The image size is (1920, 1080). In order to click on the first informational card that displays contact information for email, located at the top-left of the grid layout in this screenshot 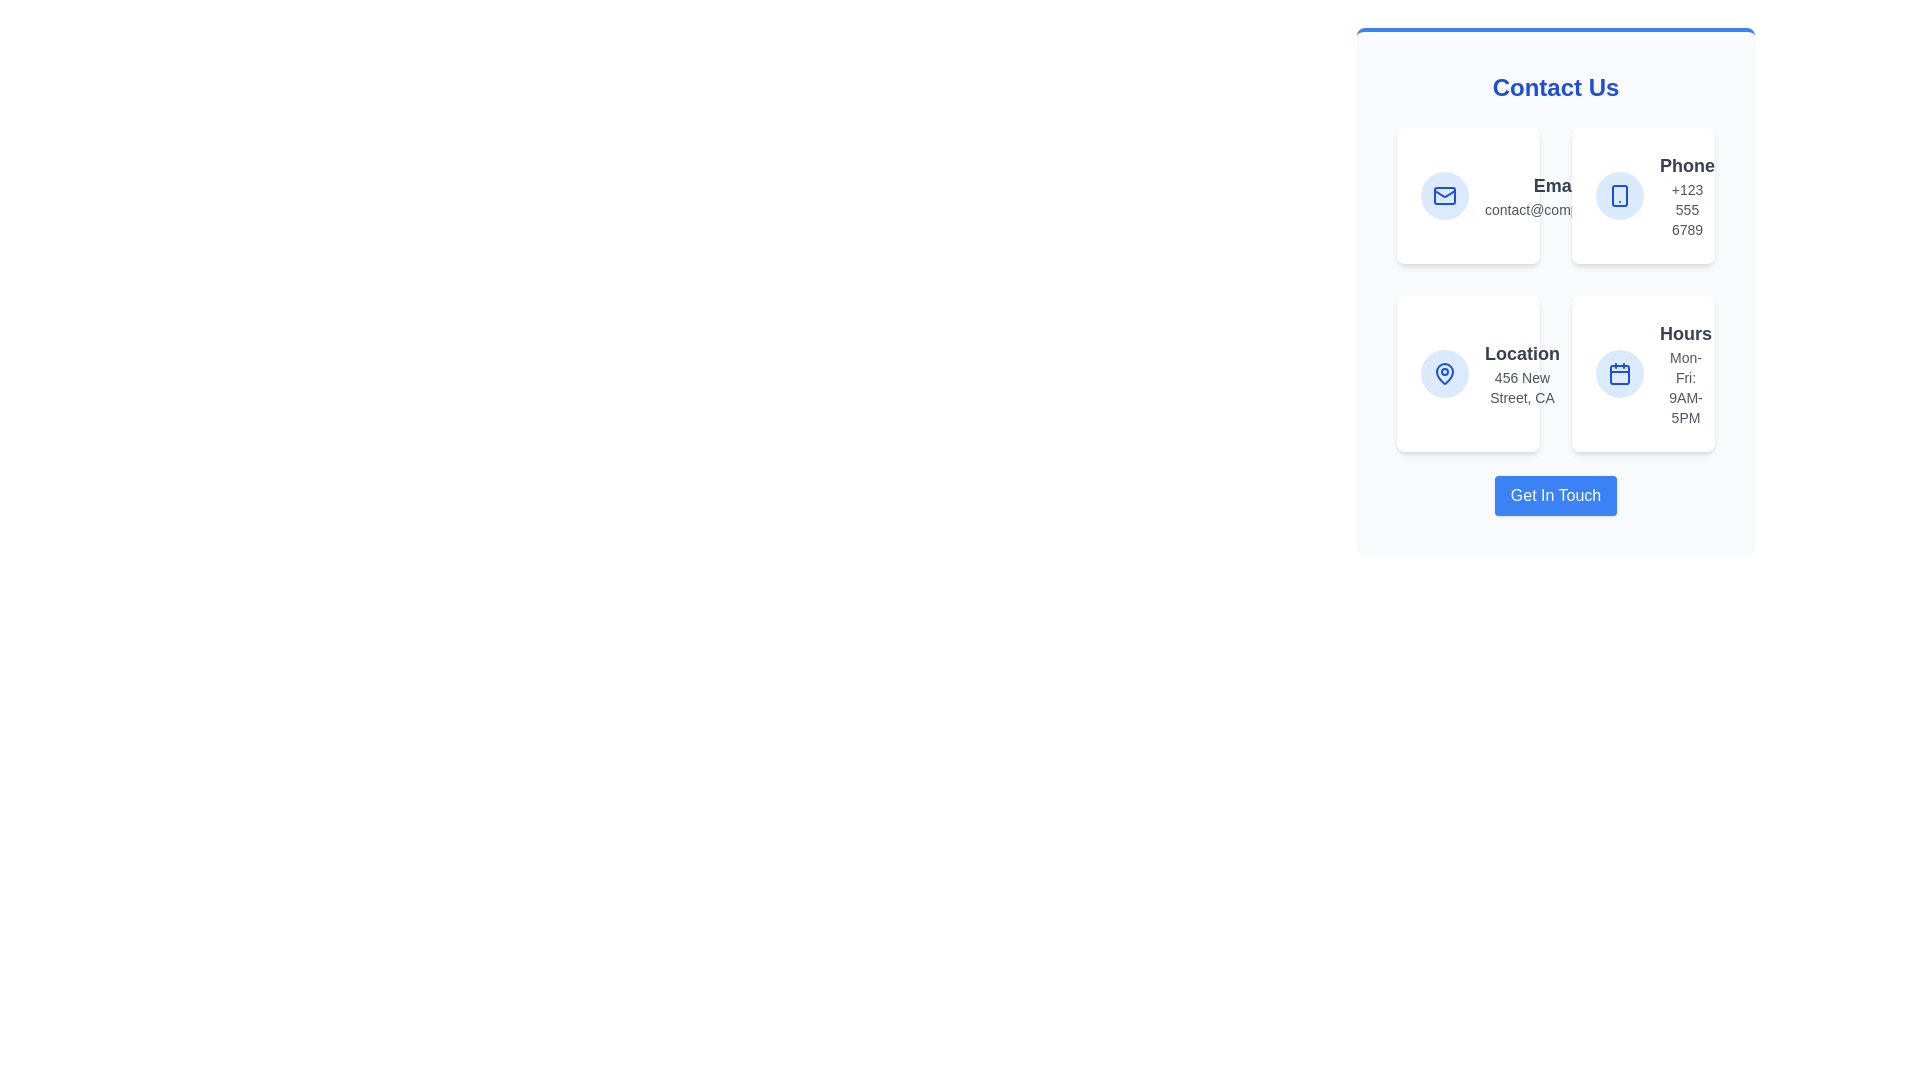, I will do `click(1468, 196)`.